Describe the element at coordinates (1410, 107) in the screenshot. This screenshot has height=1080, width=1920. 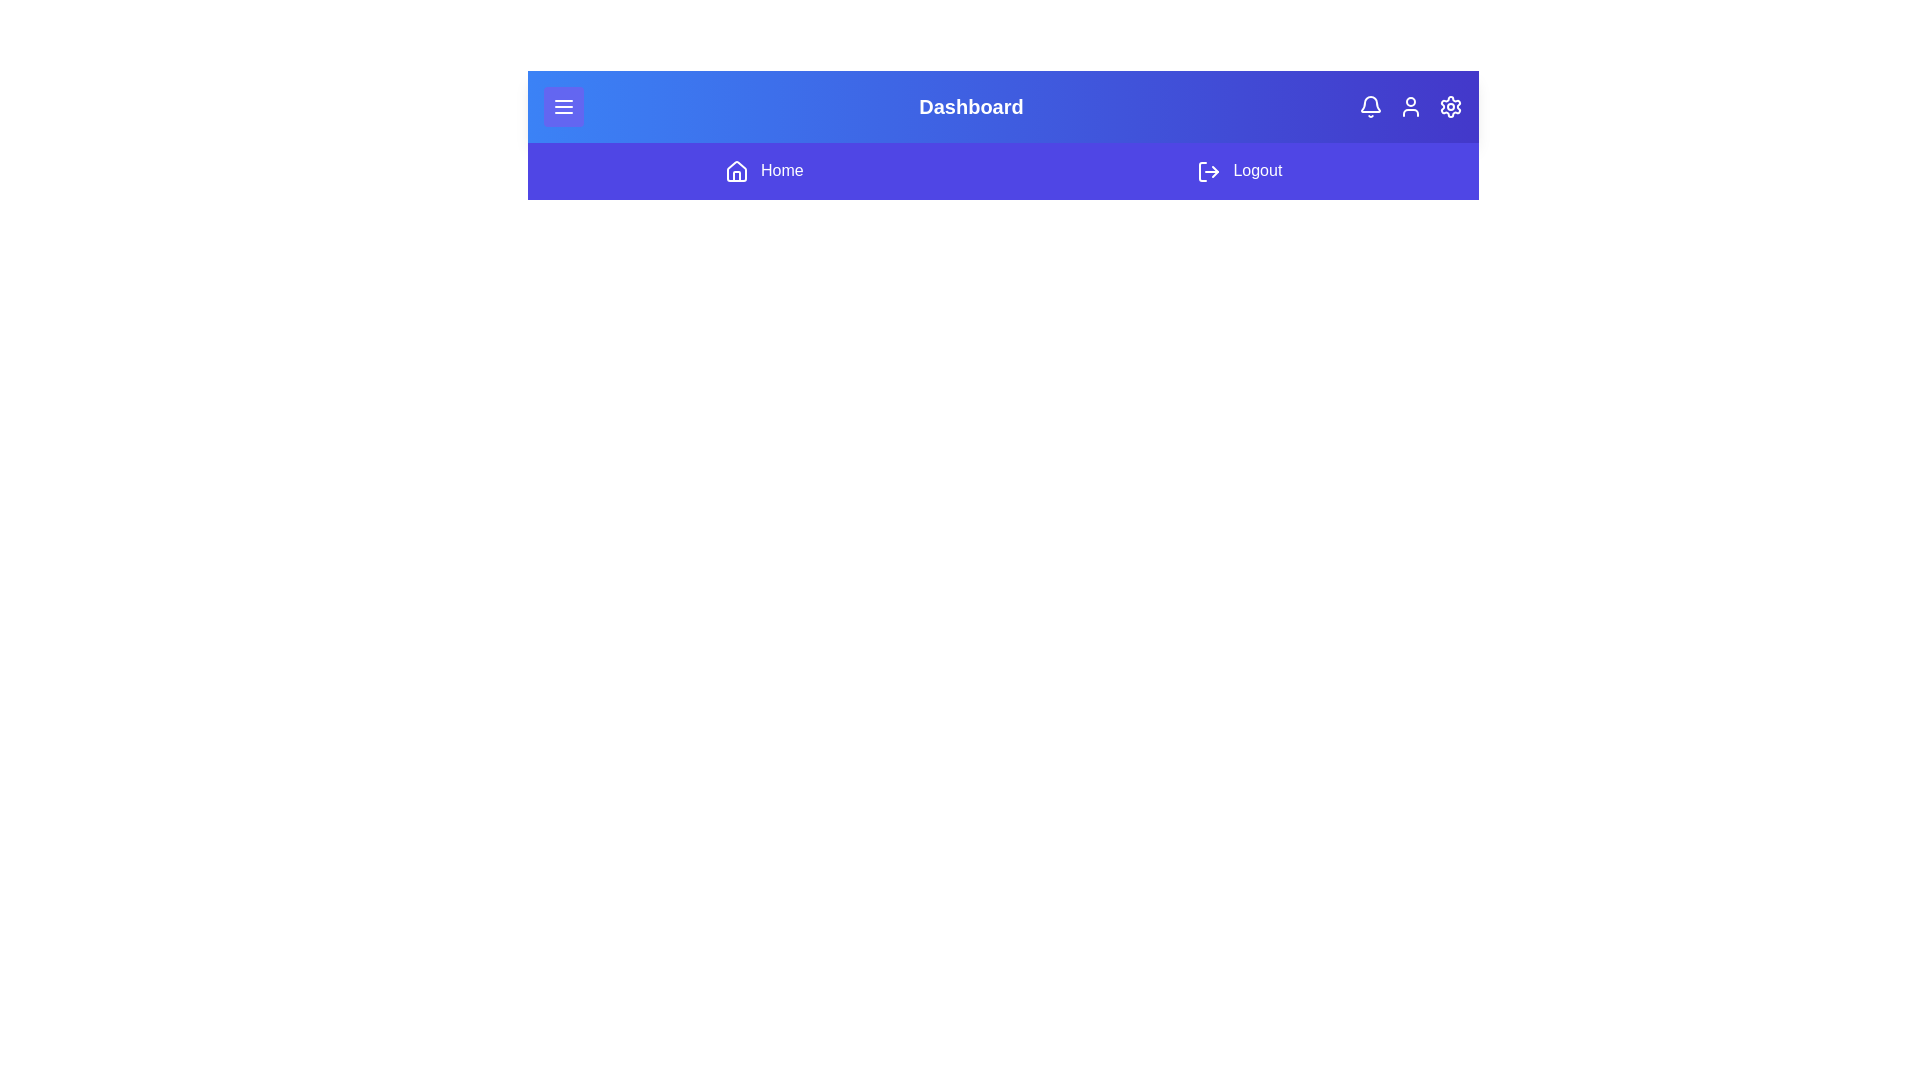
I see `the user icon to access the user profile settings` at that location.